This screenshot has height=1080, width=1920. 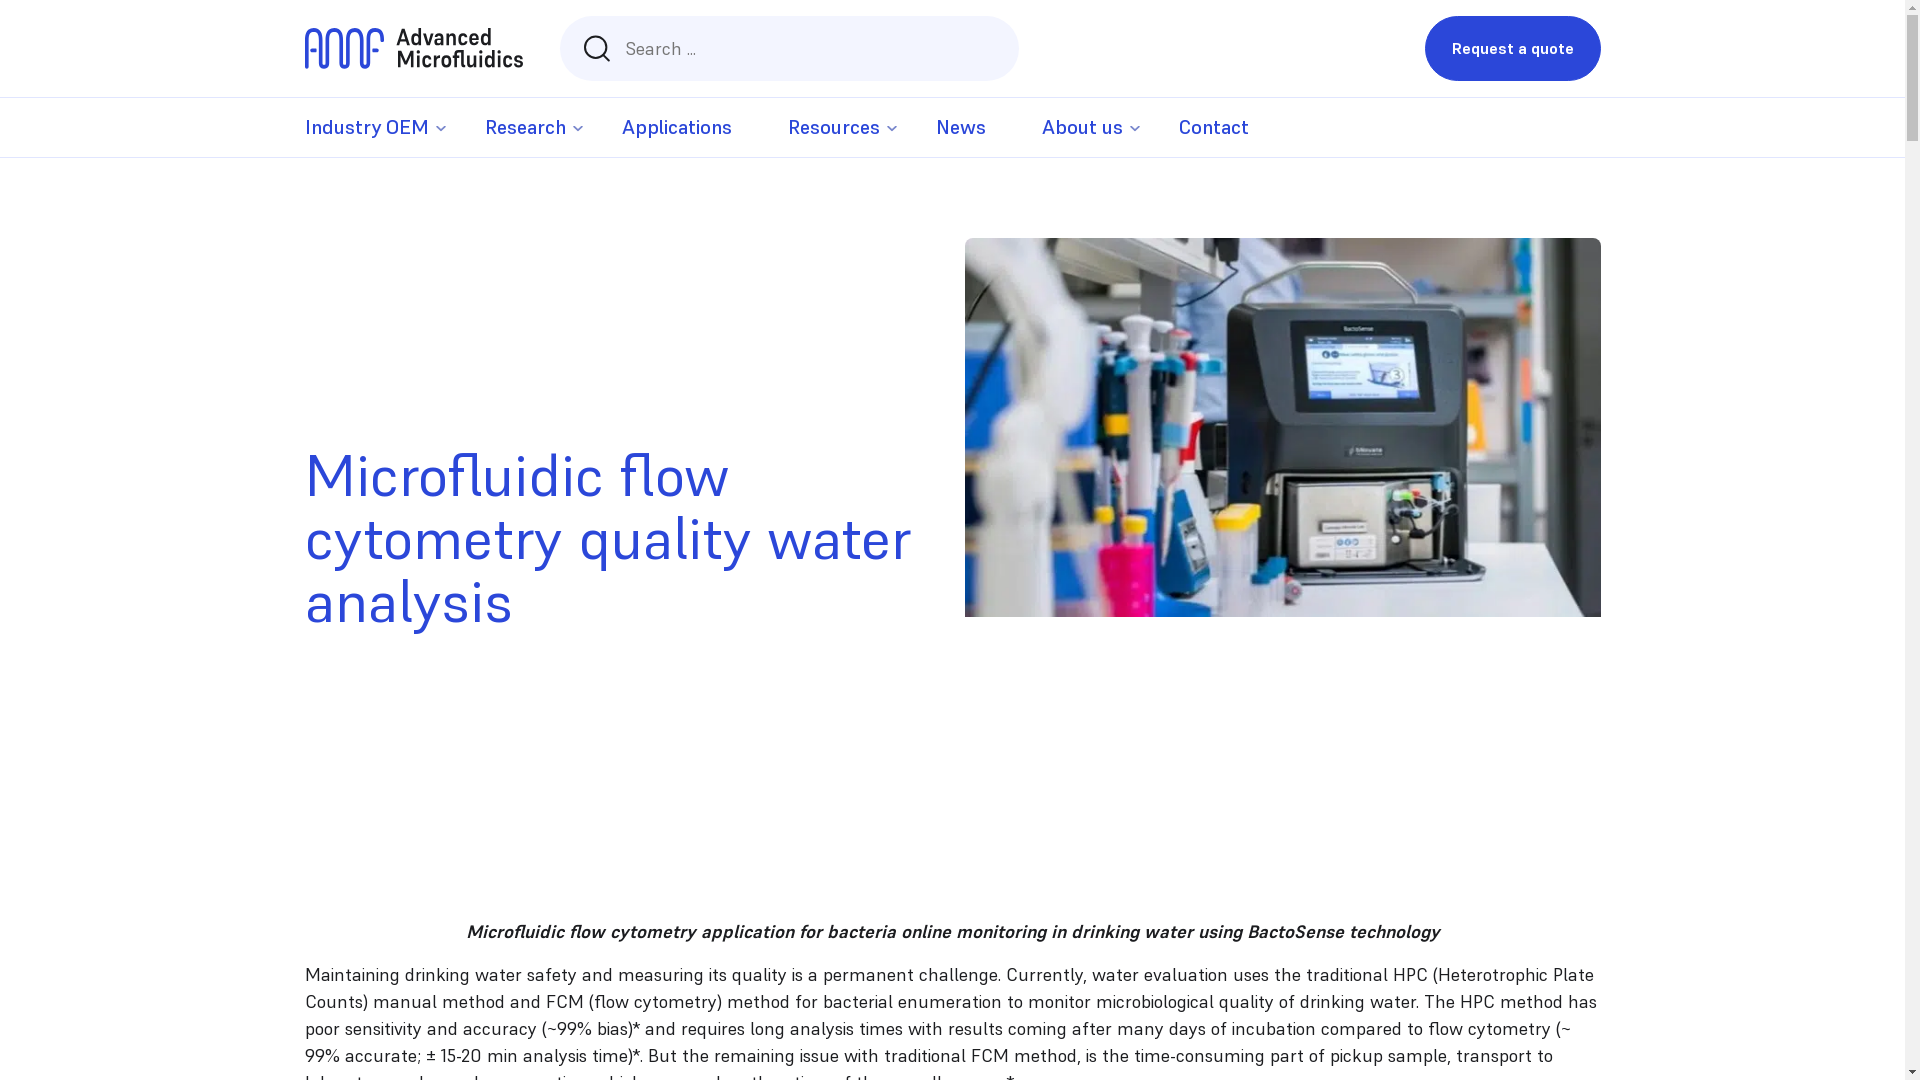 What do you see at coordinates (1512, 47) in the screenshot?
I see `'Request a quote'` at bounding box center [1512, 47].